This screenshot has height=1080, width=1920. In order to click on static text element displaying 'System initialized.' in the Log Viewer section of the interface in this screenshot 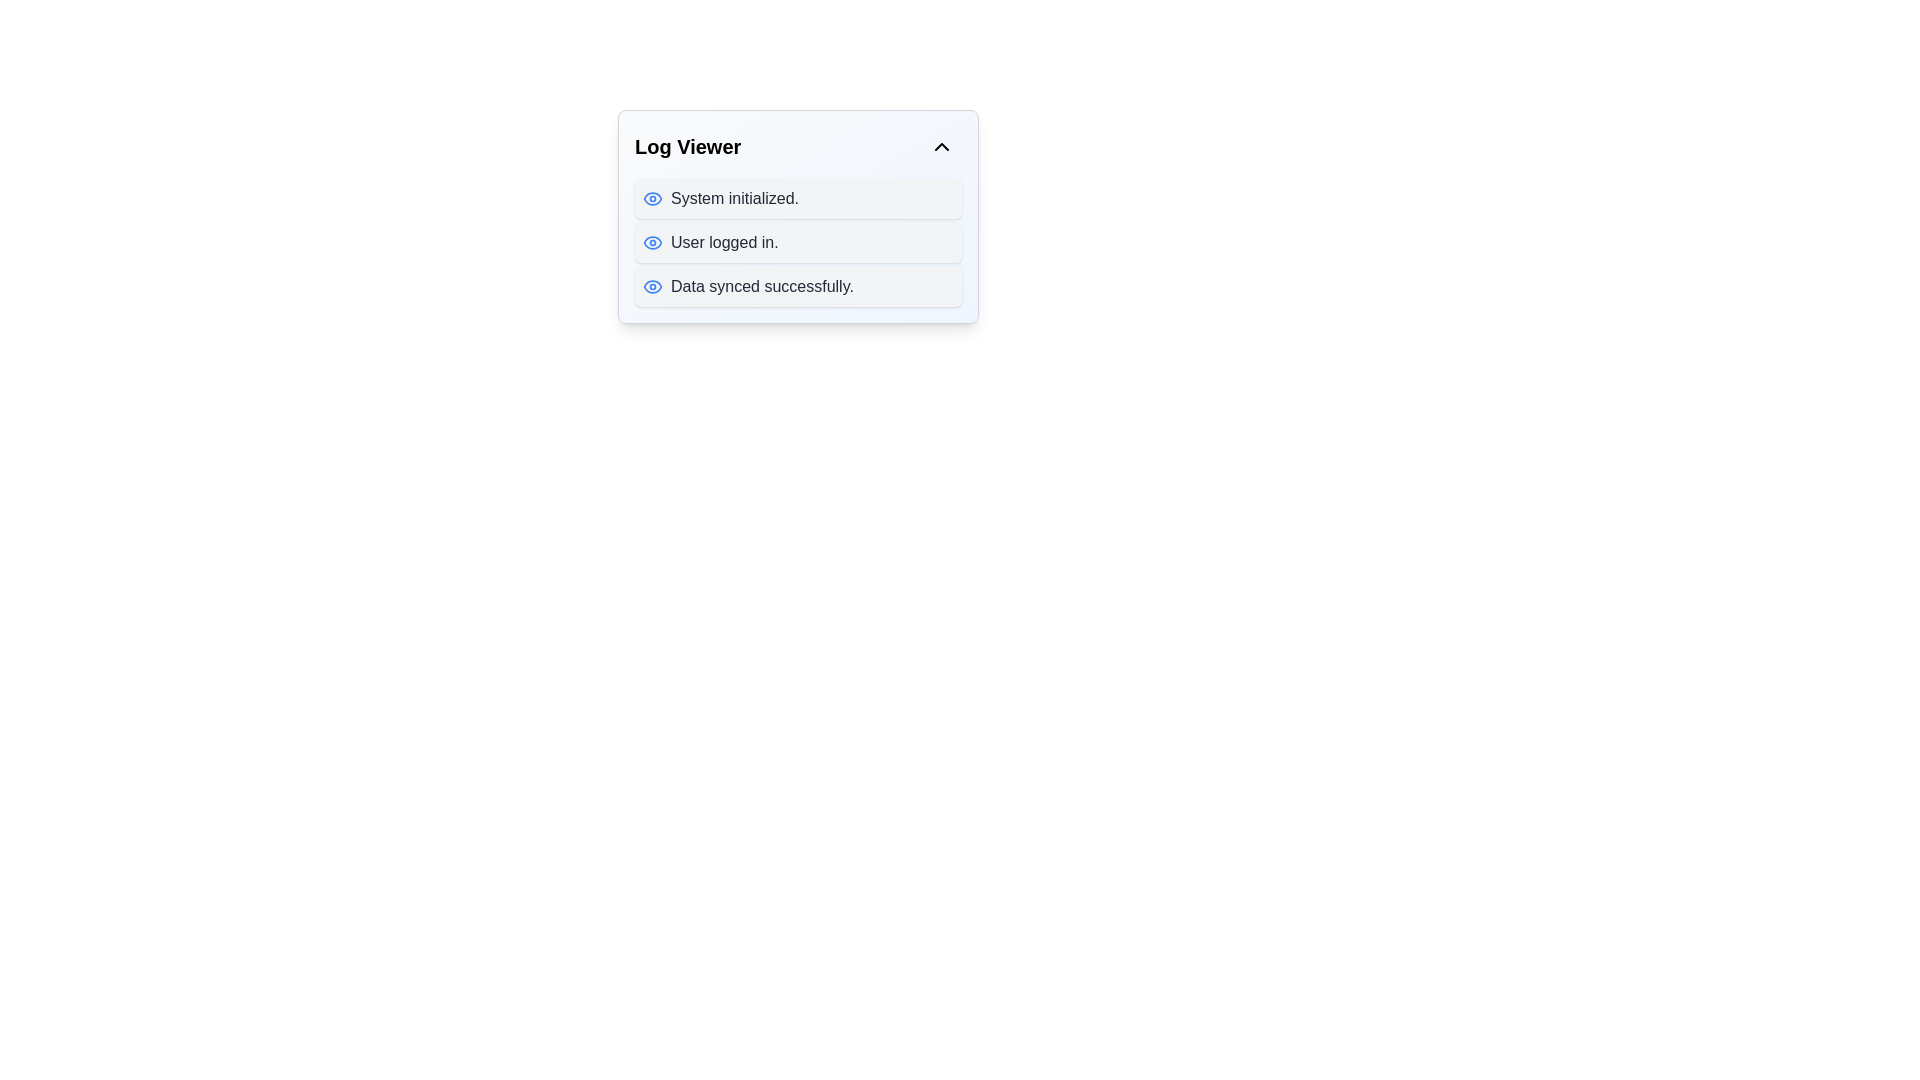, I will do `click(733, 199)`.